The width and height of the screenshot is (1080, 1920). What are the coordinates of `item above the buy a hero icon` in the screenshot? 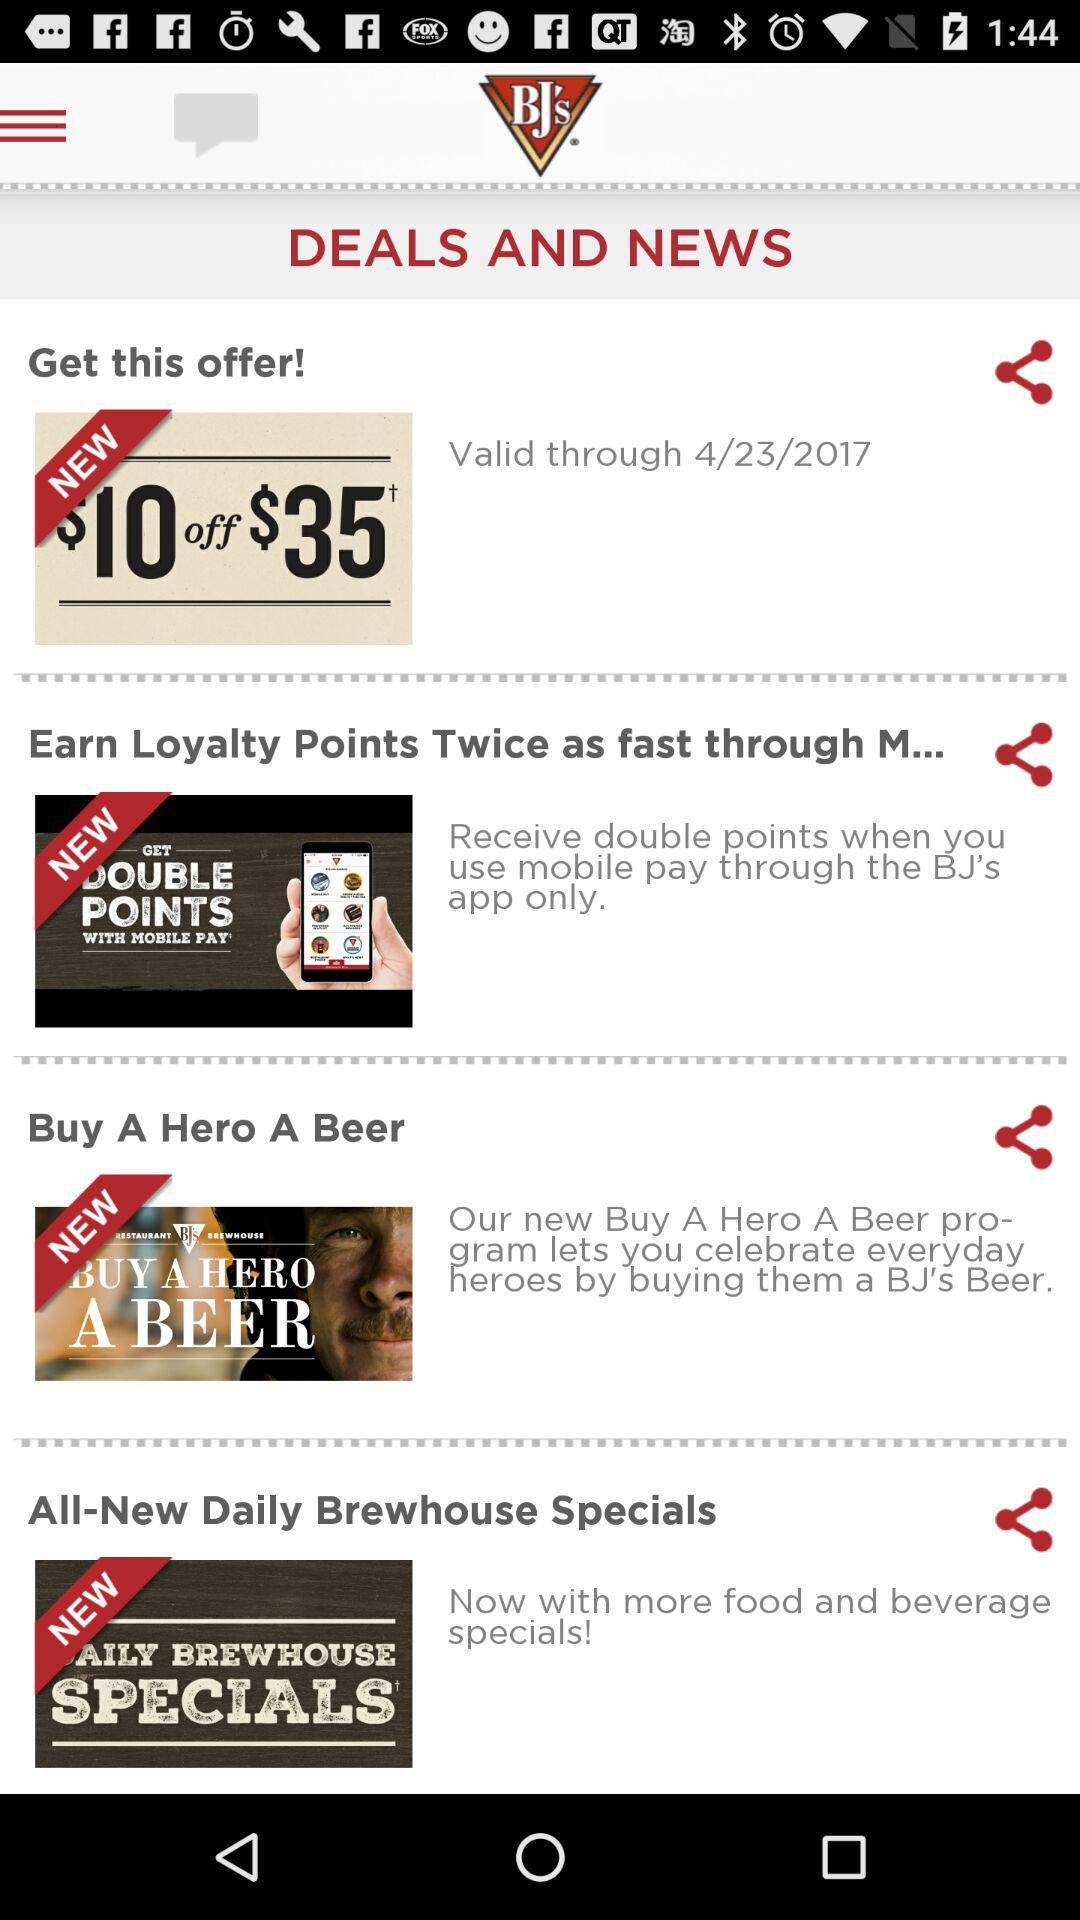 It's located at (757, 866).